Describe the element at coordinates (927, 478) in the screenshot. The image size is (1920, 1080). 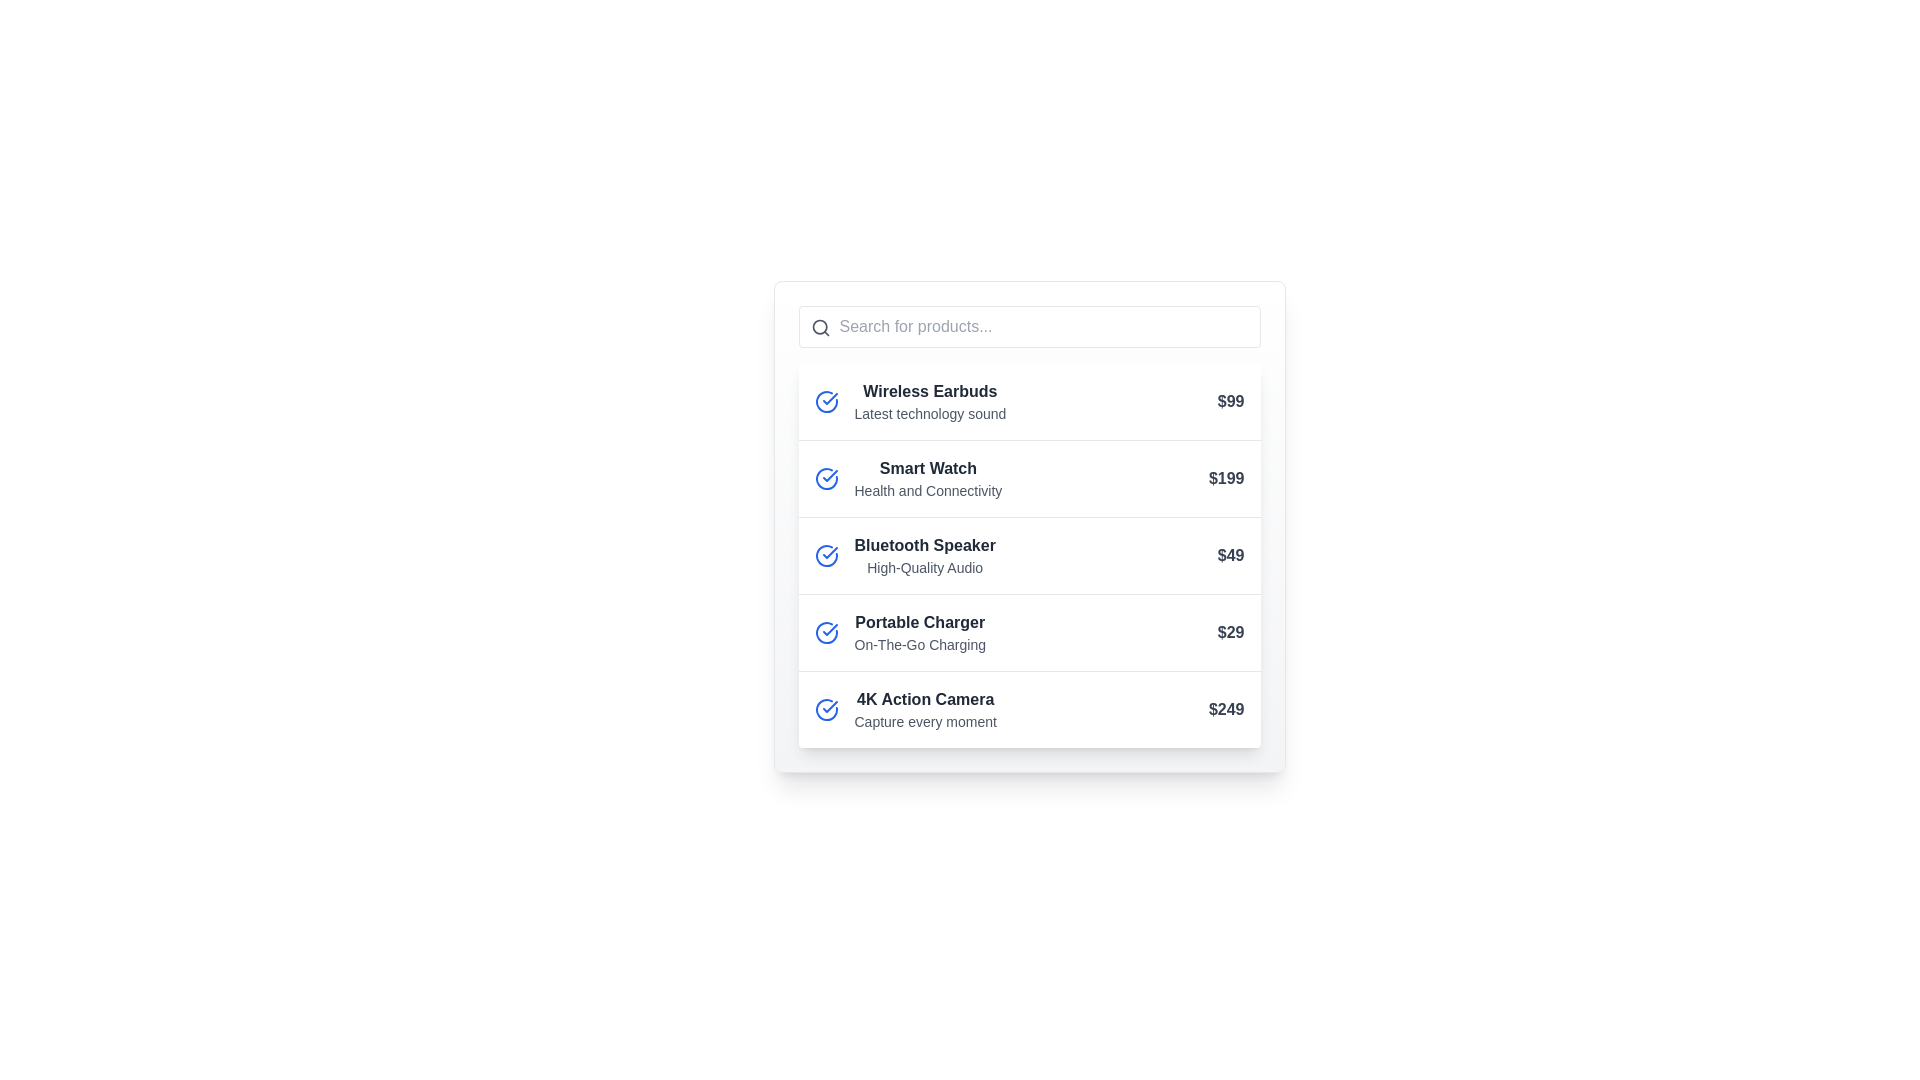
I see `the Text display component showing 'Smart Watch' above 'Health and Connectivity', which is the second entry in the product item list` at that location.